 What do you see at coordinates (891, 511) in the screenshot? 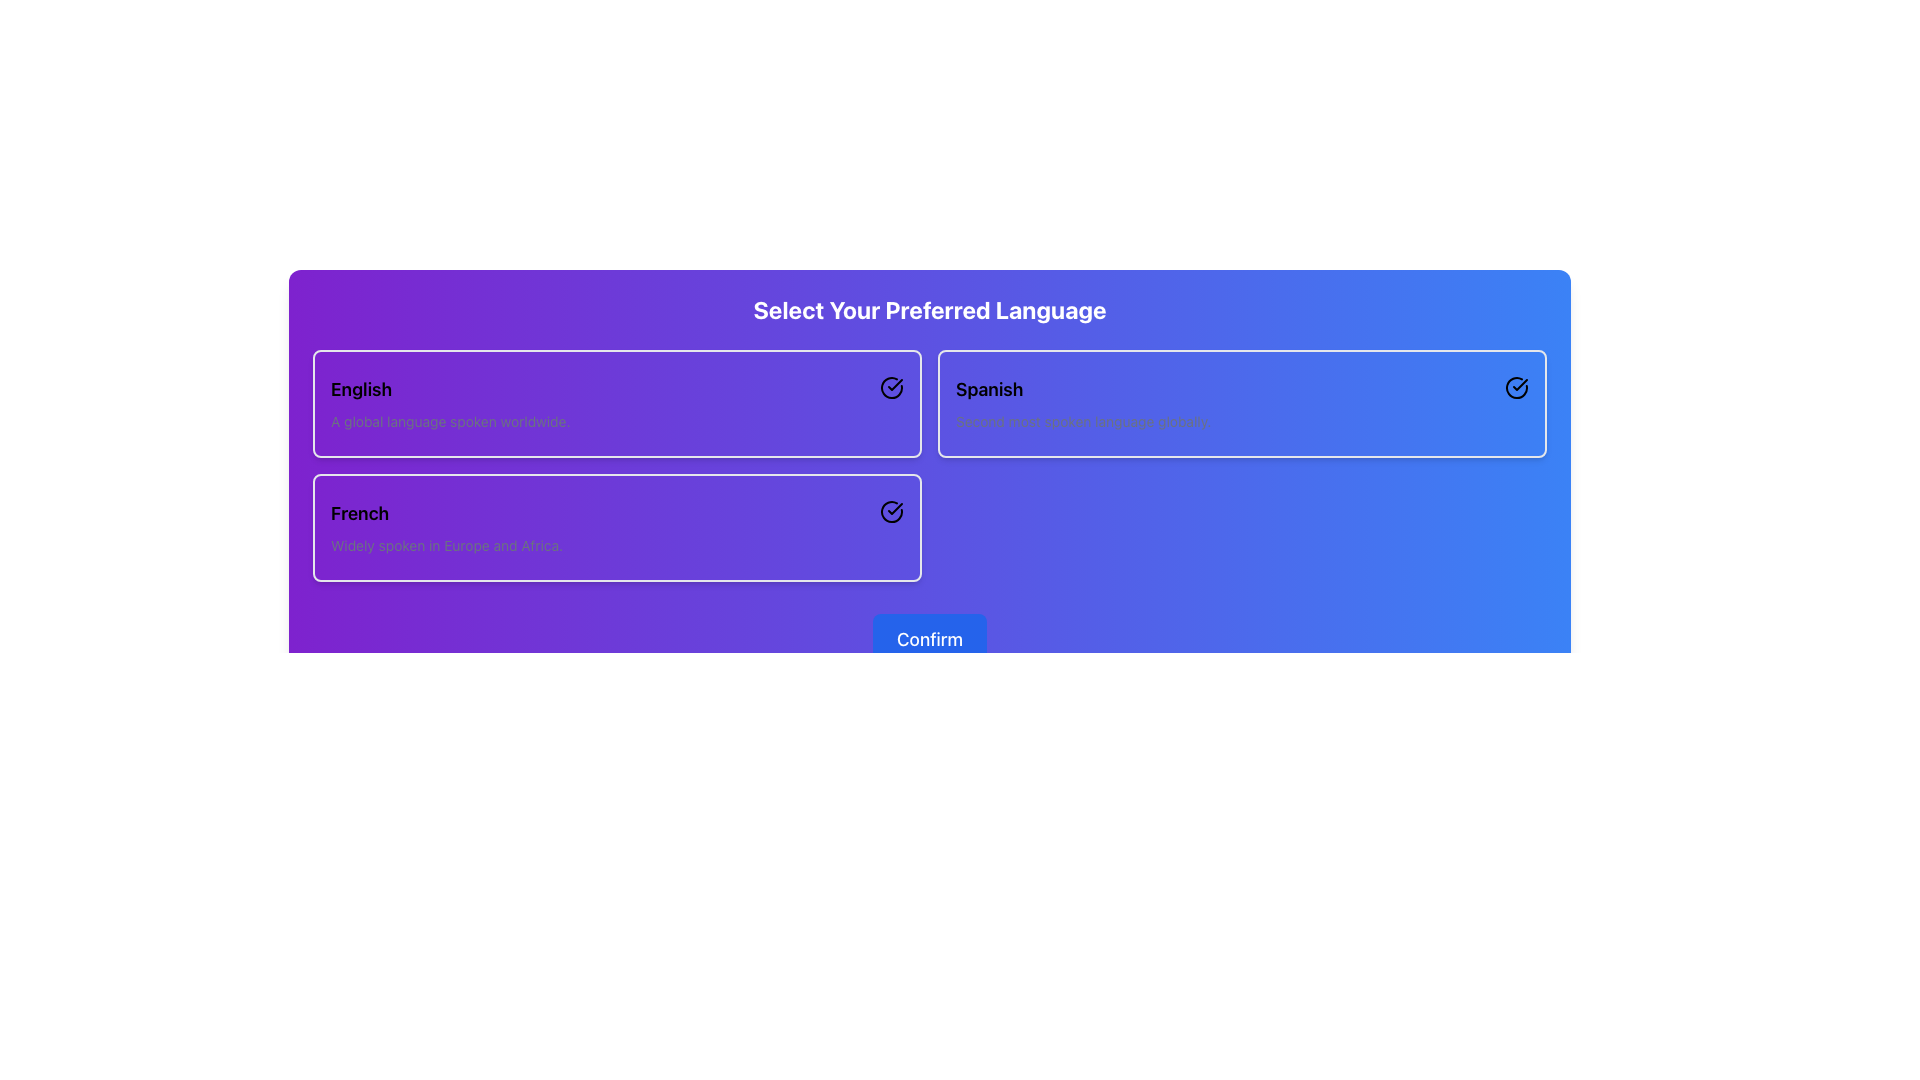
I see `the checkbox icon indicating the selection of the 'French' language option, which is highlighted to show the user's choice` at bounding box center [891, 511].